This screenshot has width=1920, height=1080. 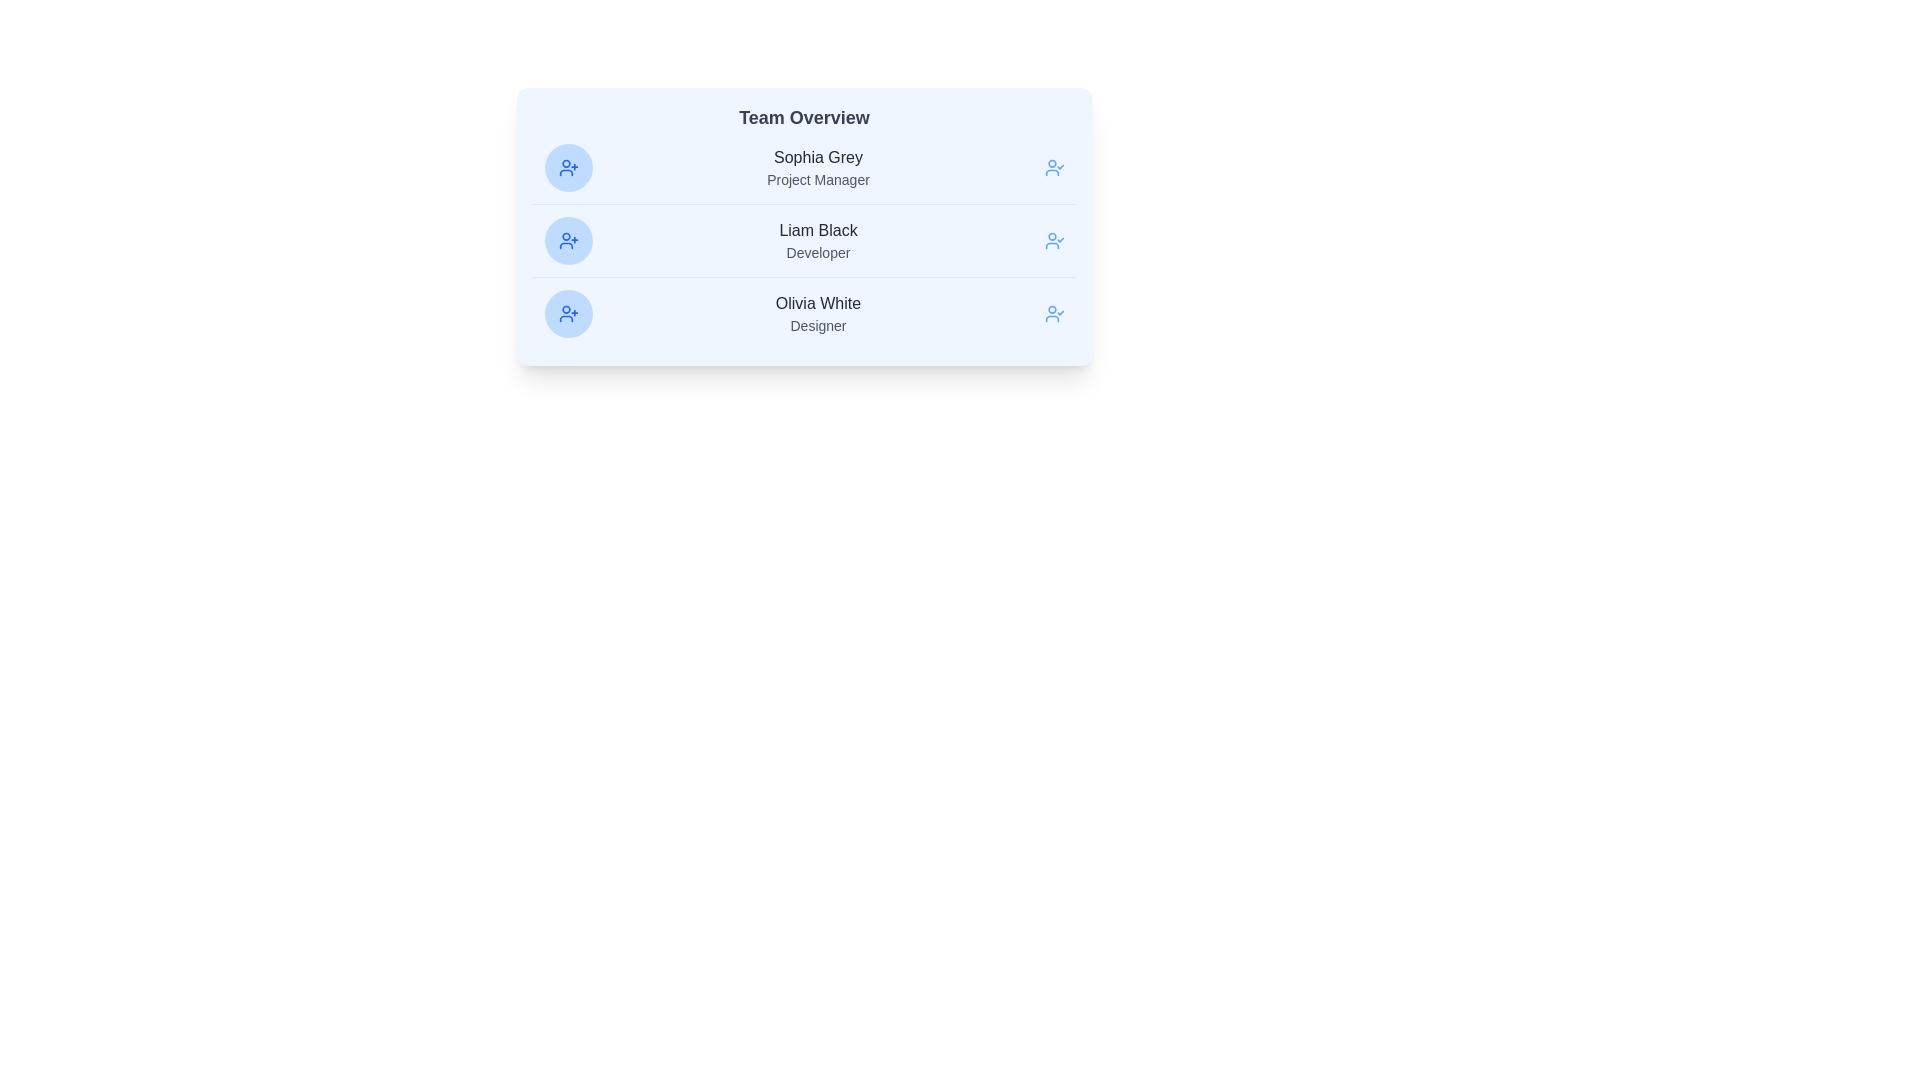 I want to click on the user icon with a check mark located to the right of 'Olivia White' to confirm a choice, so click(x=1053, y=313).